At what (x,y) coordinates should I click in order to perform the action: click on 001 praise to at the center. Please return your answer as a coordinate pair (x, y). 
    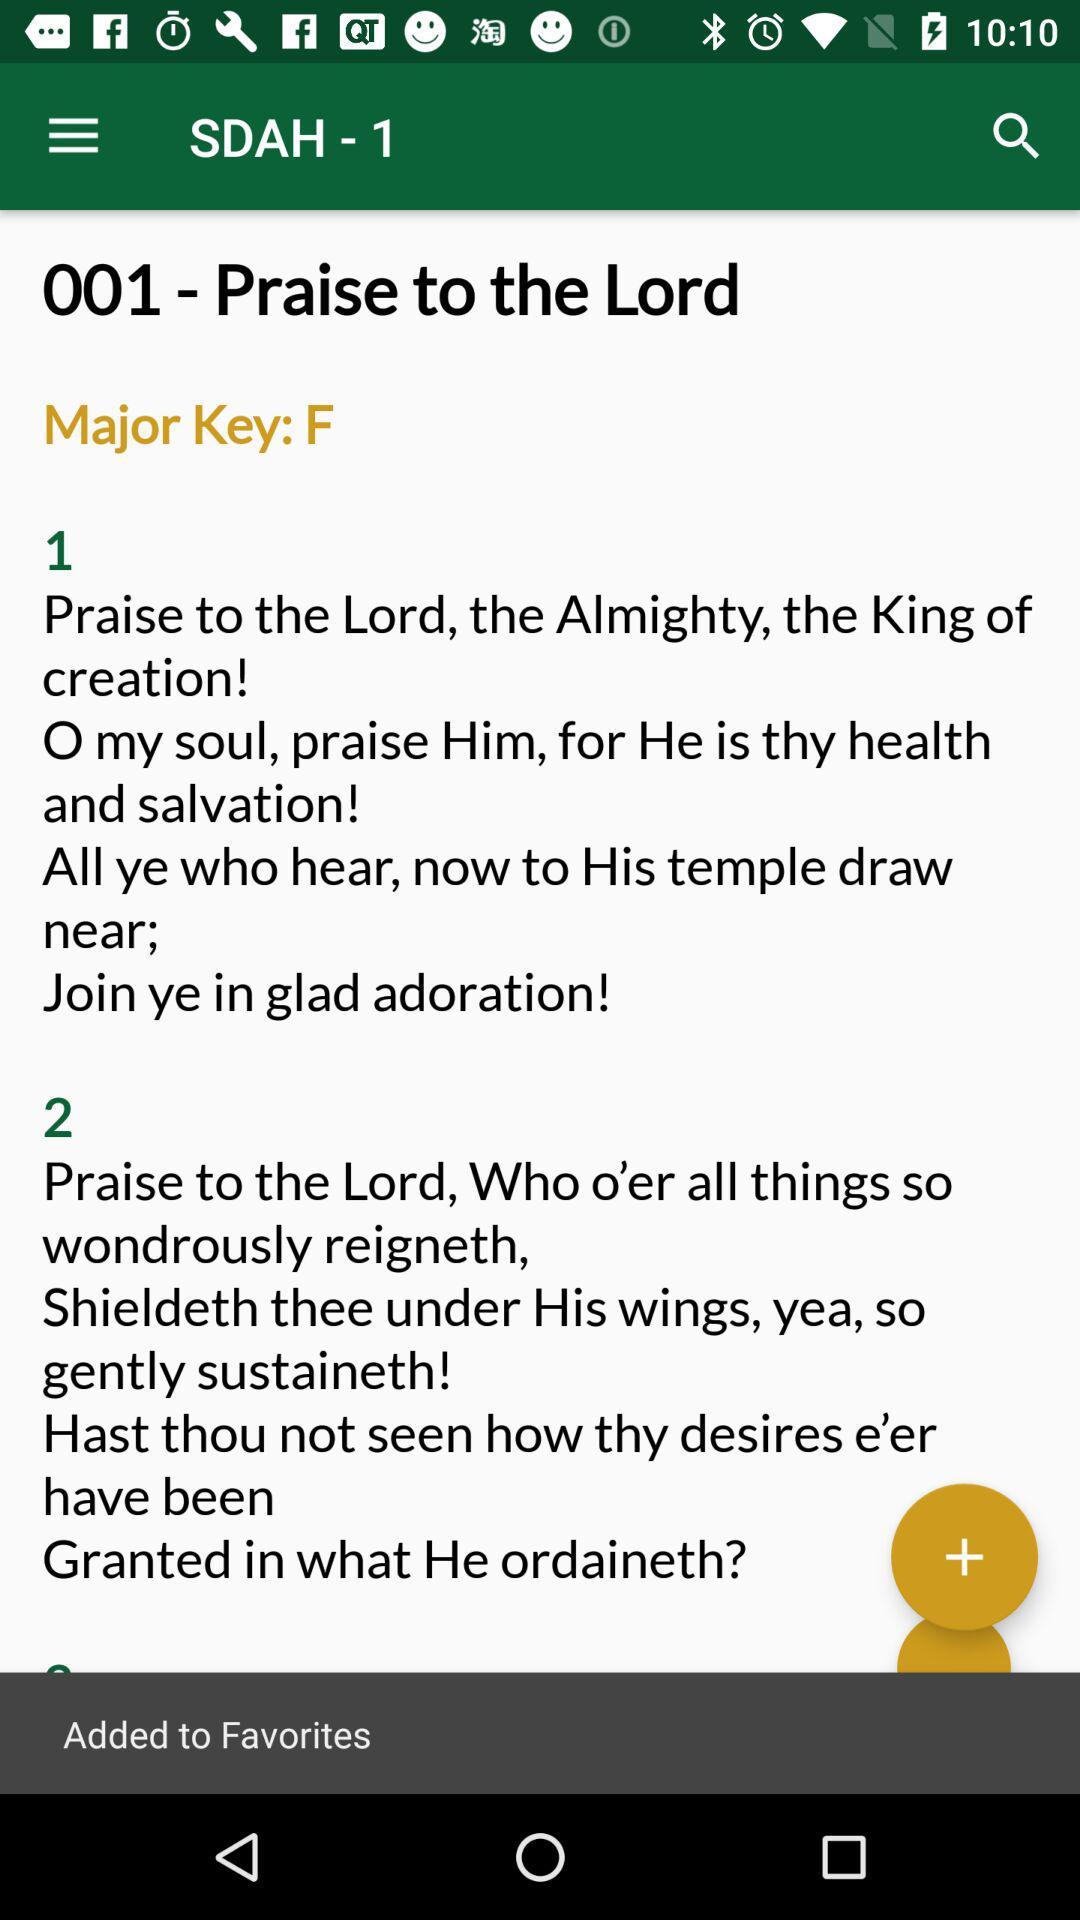
    Looking at the image, I should click on (540, 1022).